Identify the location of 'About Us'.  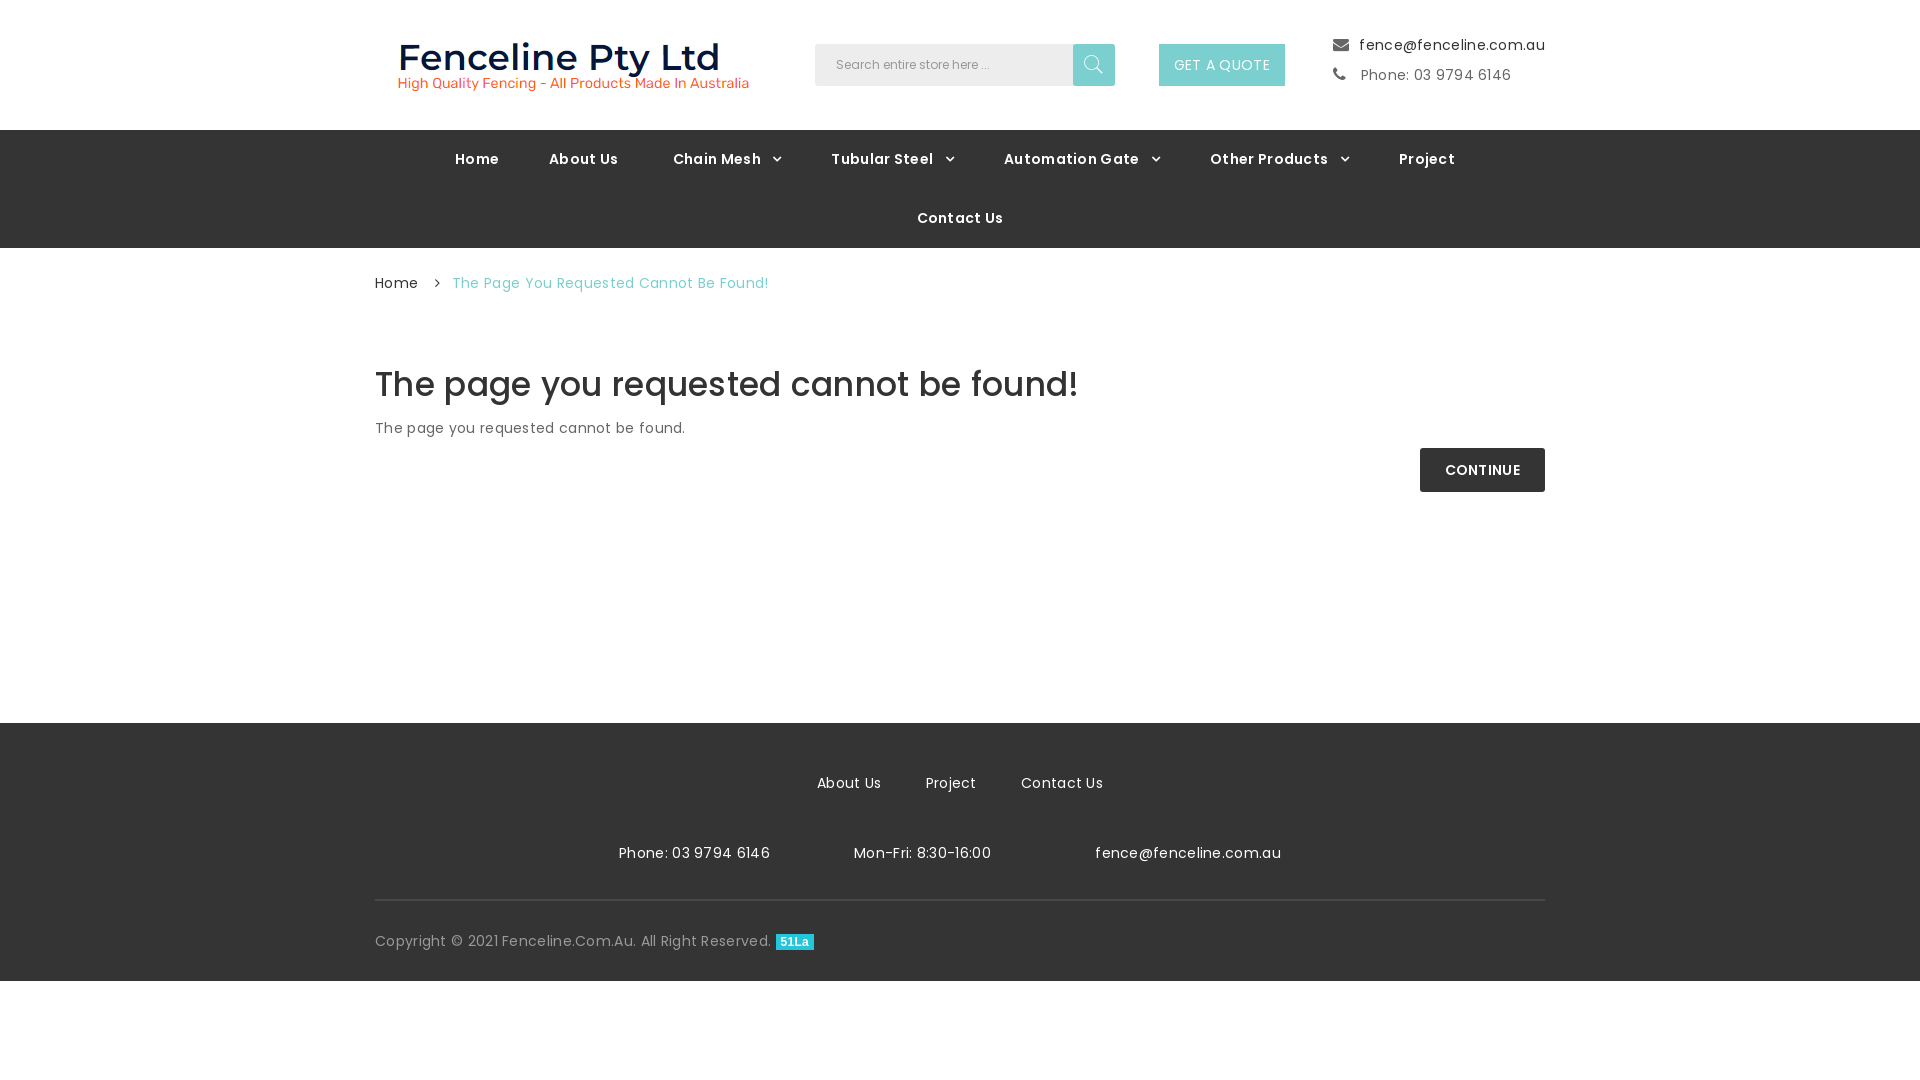
(582, 158).